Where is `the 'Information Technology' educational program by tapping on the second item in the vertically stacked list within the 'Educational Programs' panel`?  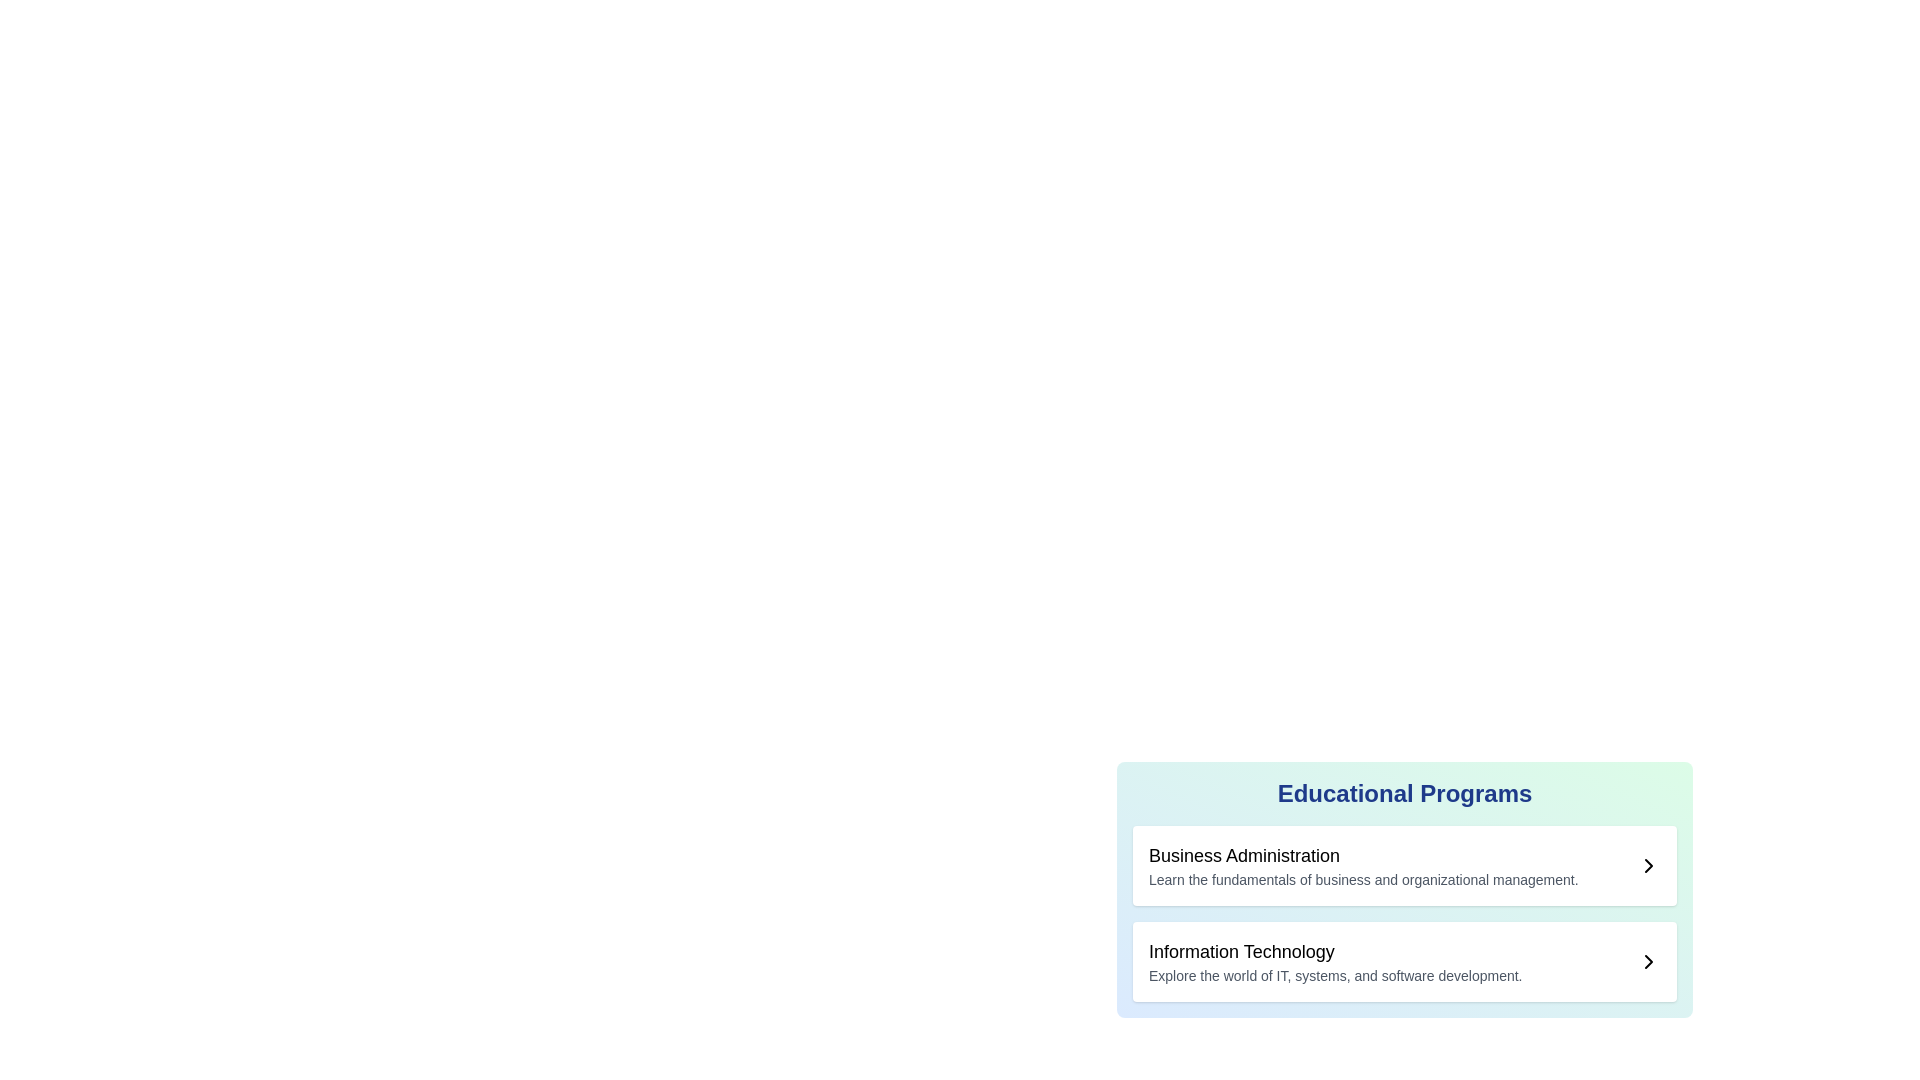 the 'Information Technology' educational program by tapping on the second item in the vertically stacked list within the 'Educational Programs' panel is located at coordinates (1404, 960).